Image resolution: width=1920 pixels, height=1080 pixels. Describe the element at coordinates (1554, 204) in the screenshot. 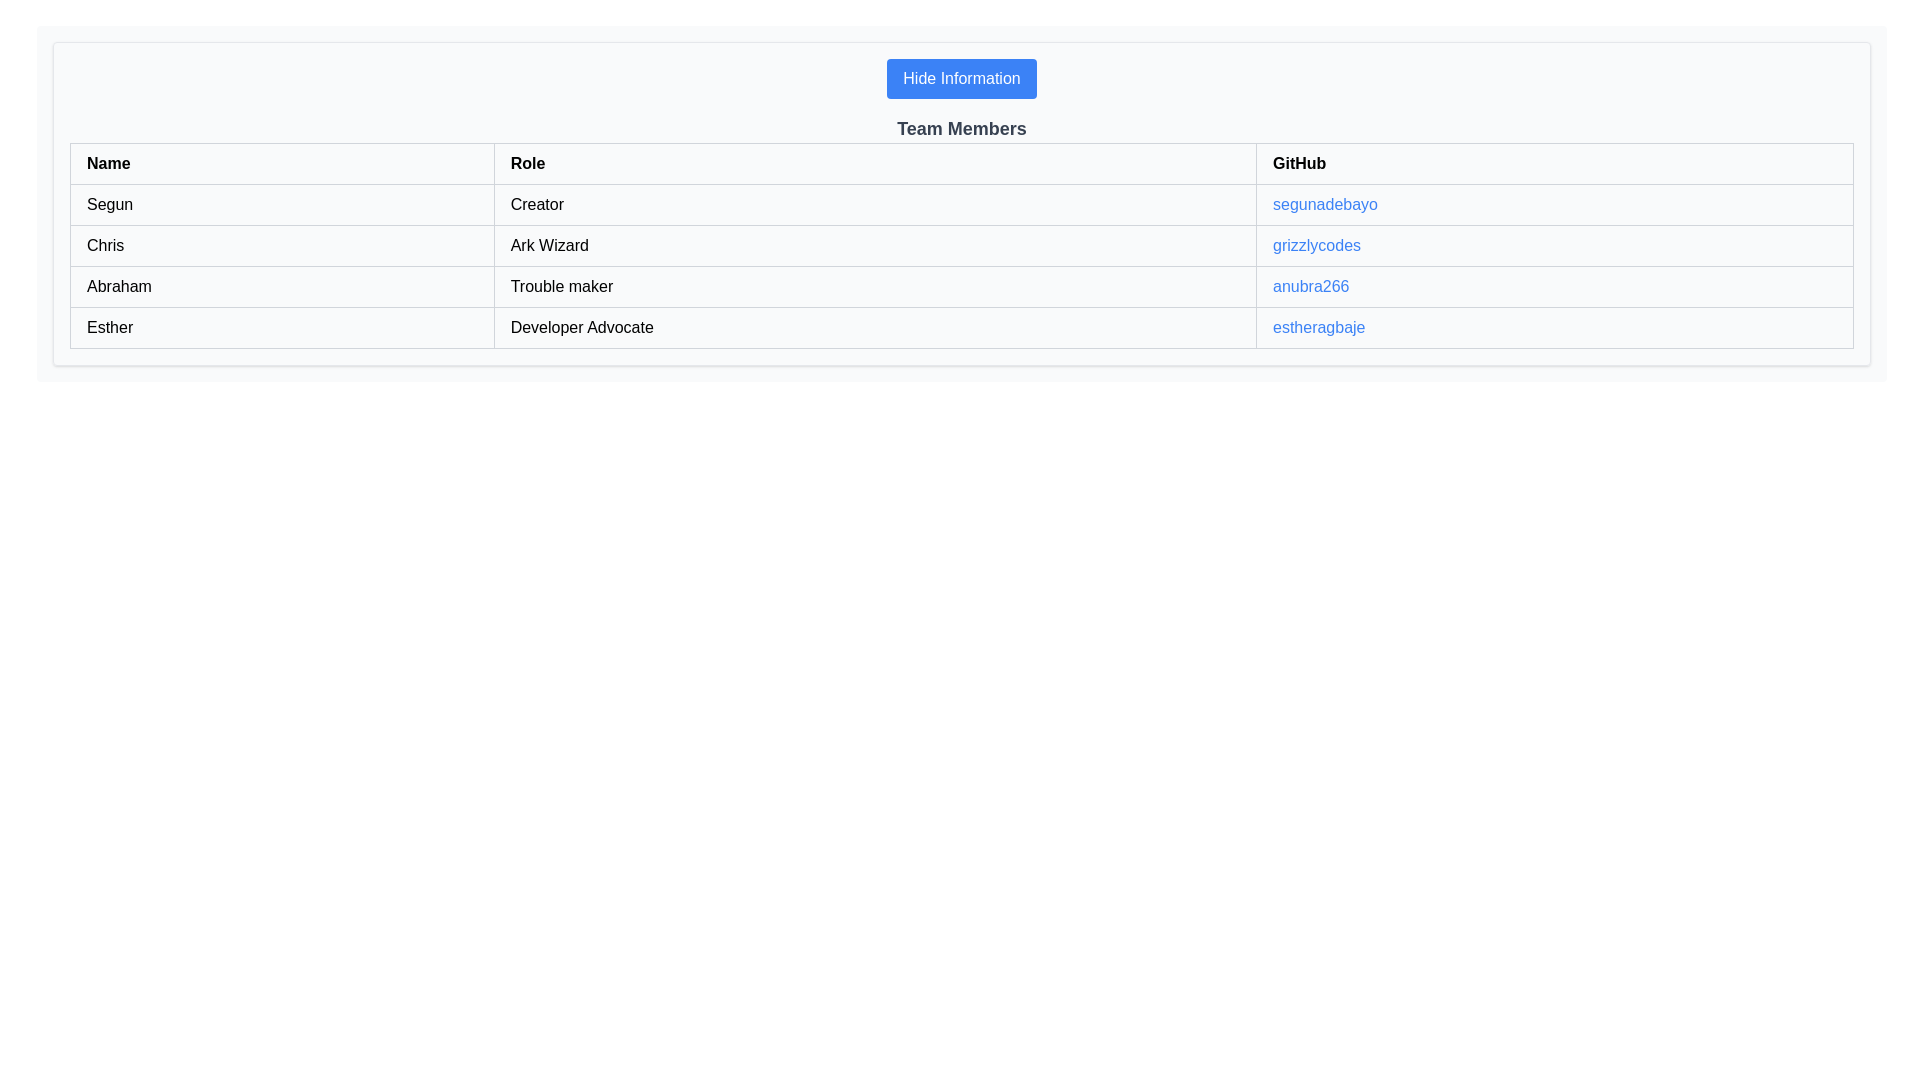

I see `the hyperlink in the 'GitHub' column for the individual named 'Segun'` at that location.